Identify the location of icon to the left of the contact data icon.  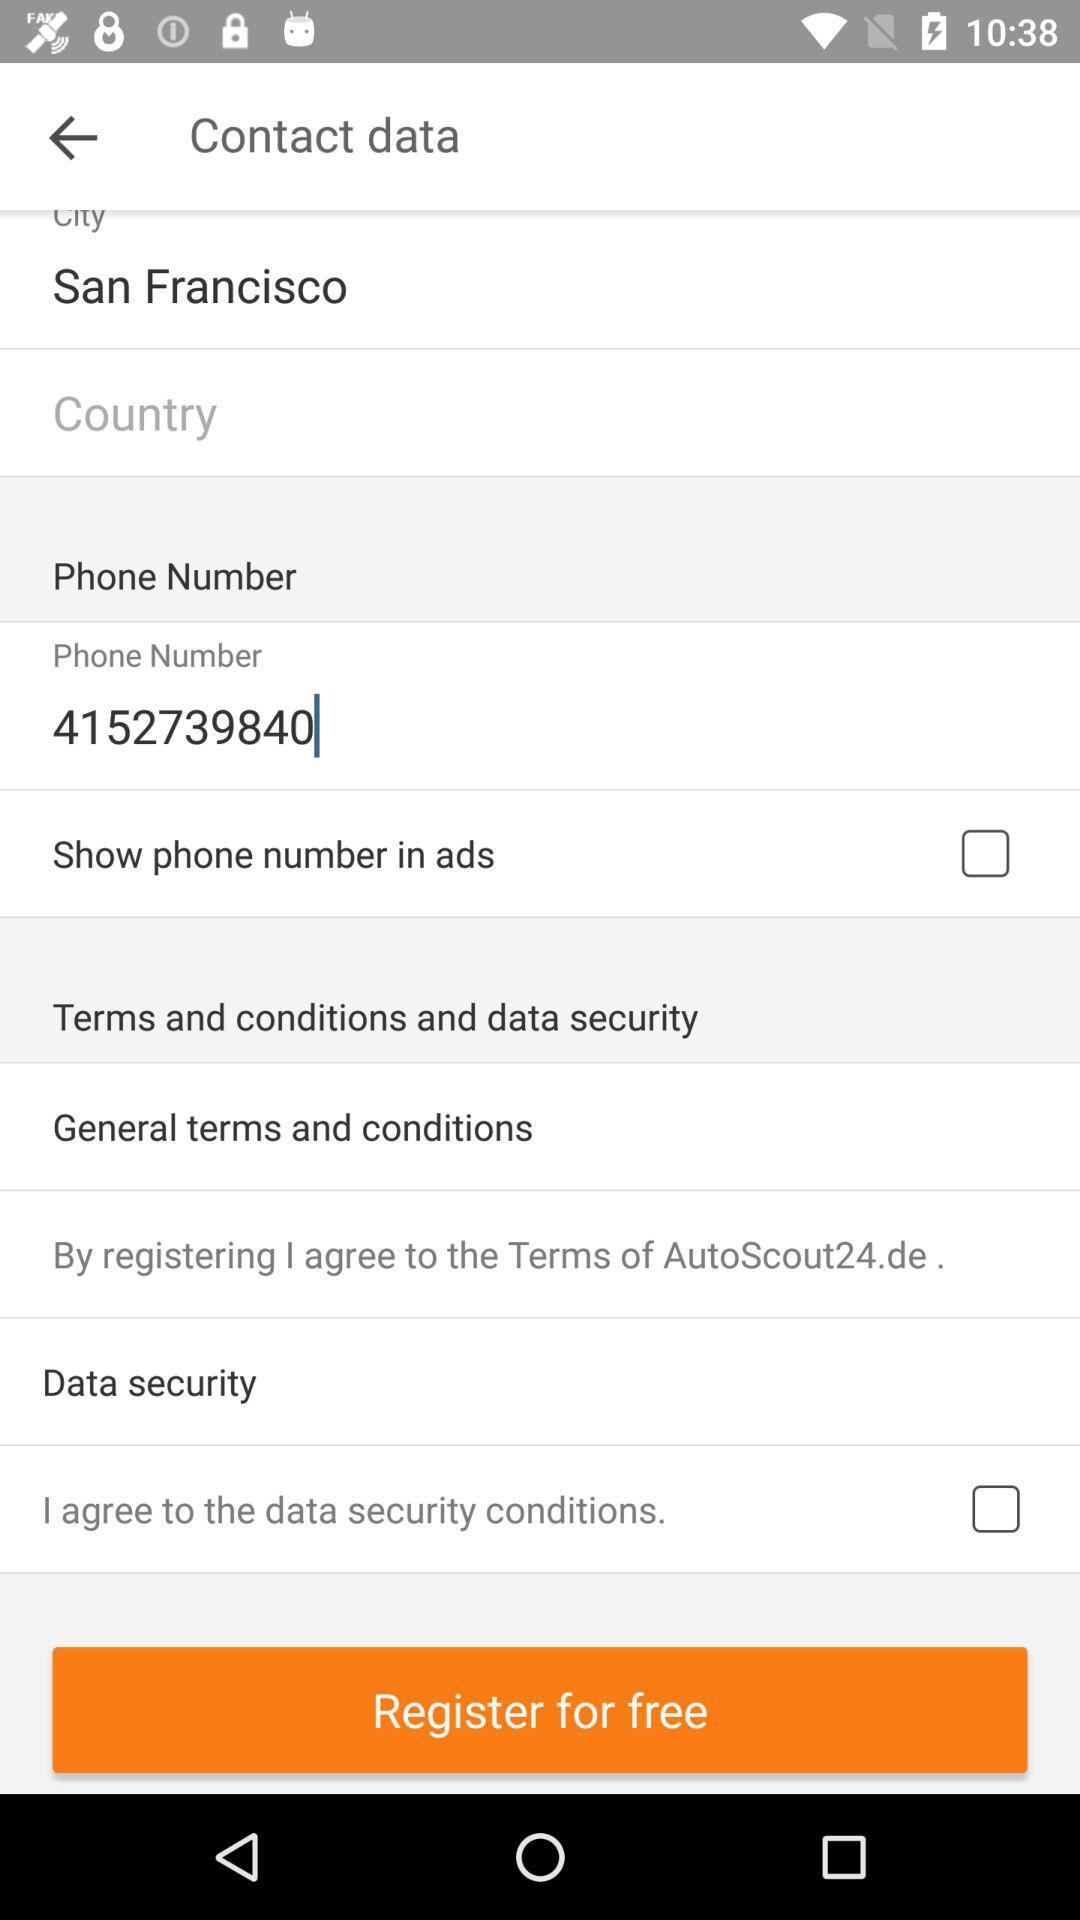
(72, 135).